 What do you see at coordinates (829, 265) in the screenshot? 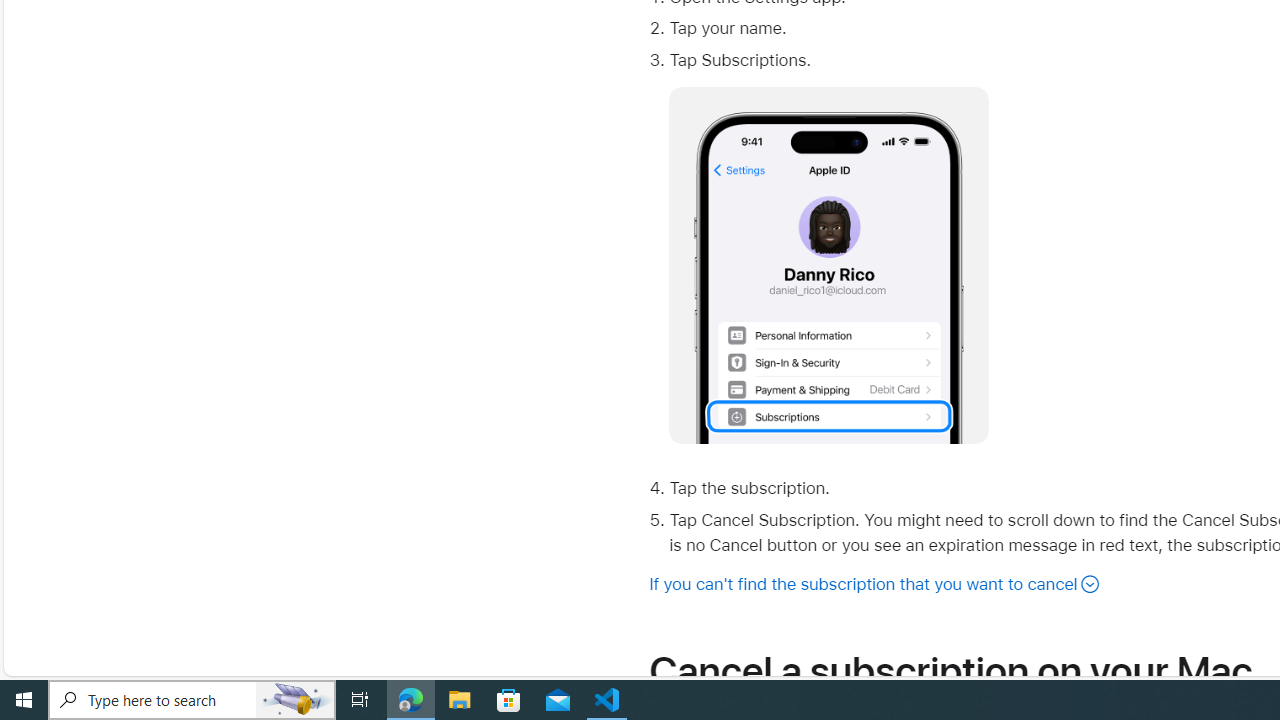
I see `'No alt supplied for Image'` at bounding box center [829, 265].